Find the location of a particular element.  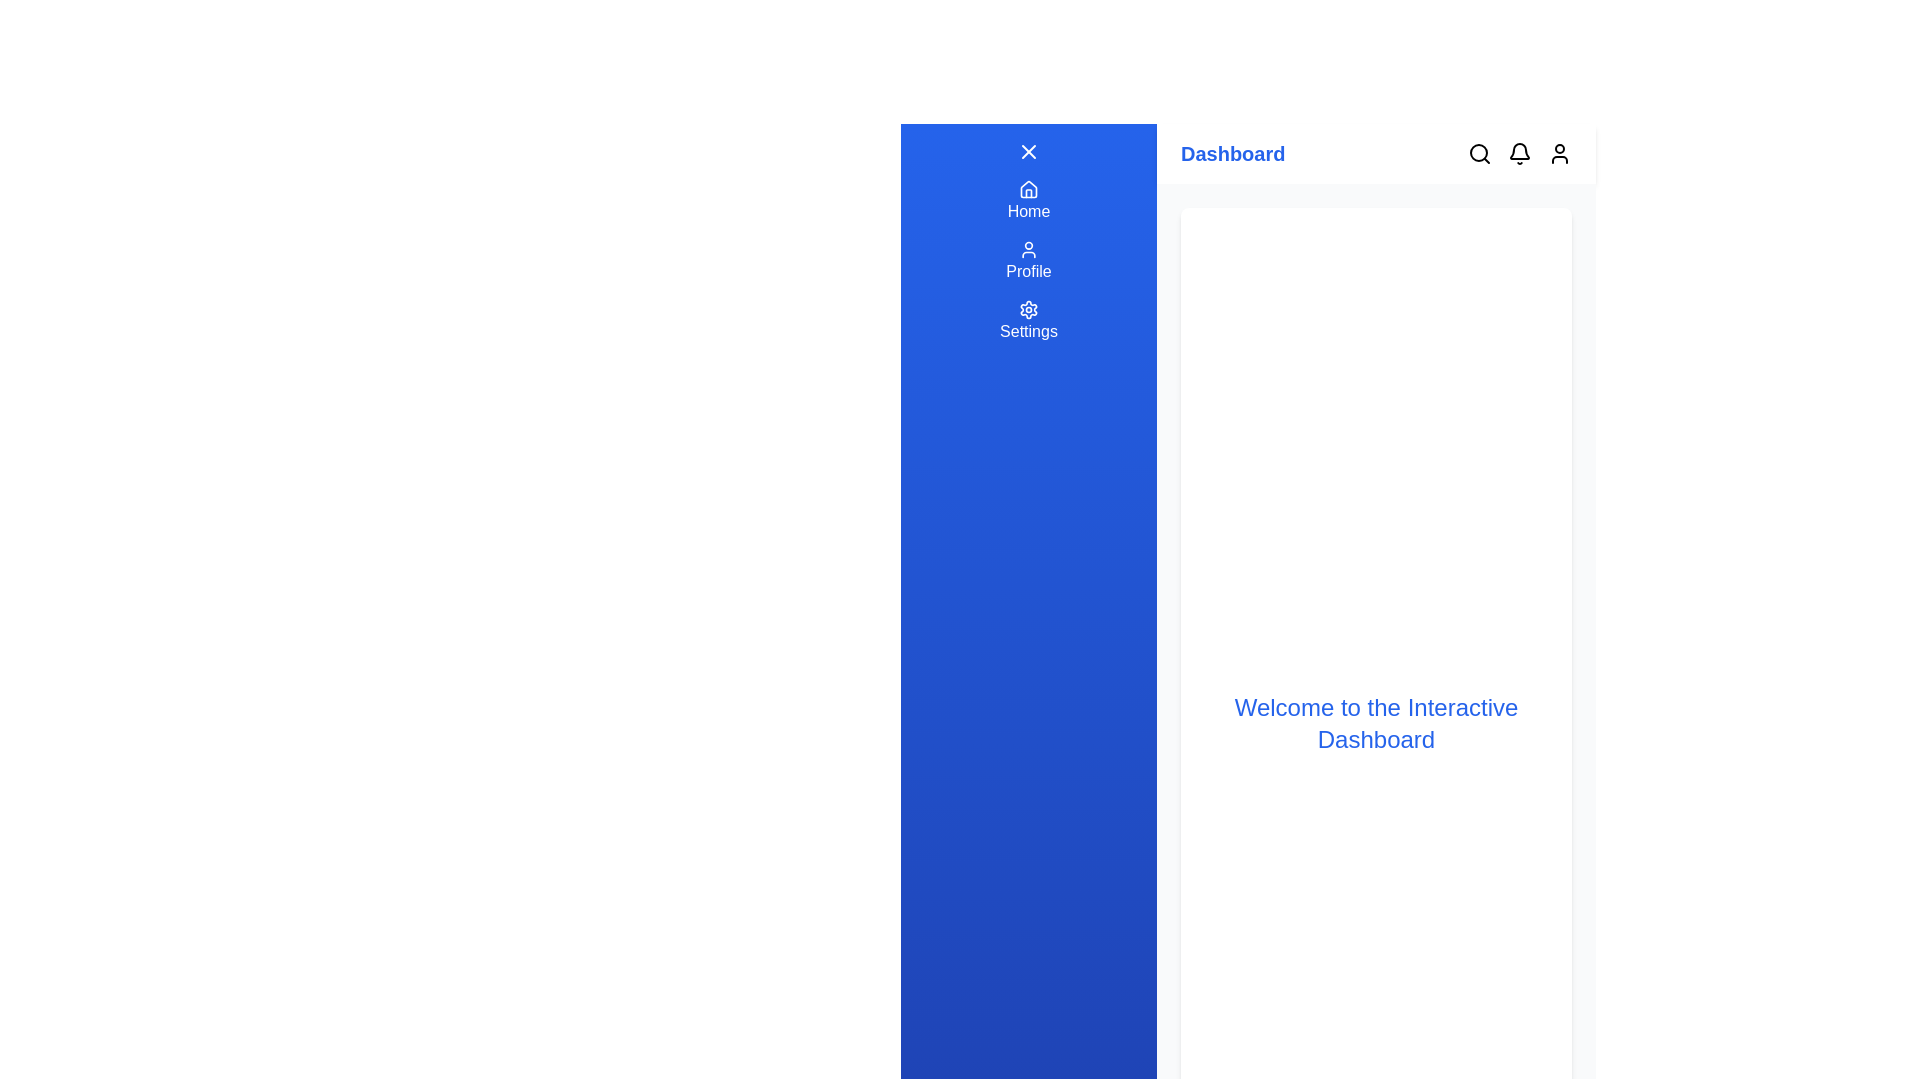

the gear icon in the sidebar navigation panel that represents access to settings, located below the 'Profile' option is located at coordinates (1028, 309).